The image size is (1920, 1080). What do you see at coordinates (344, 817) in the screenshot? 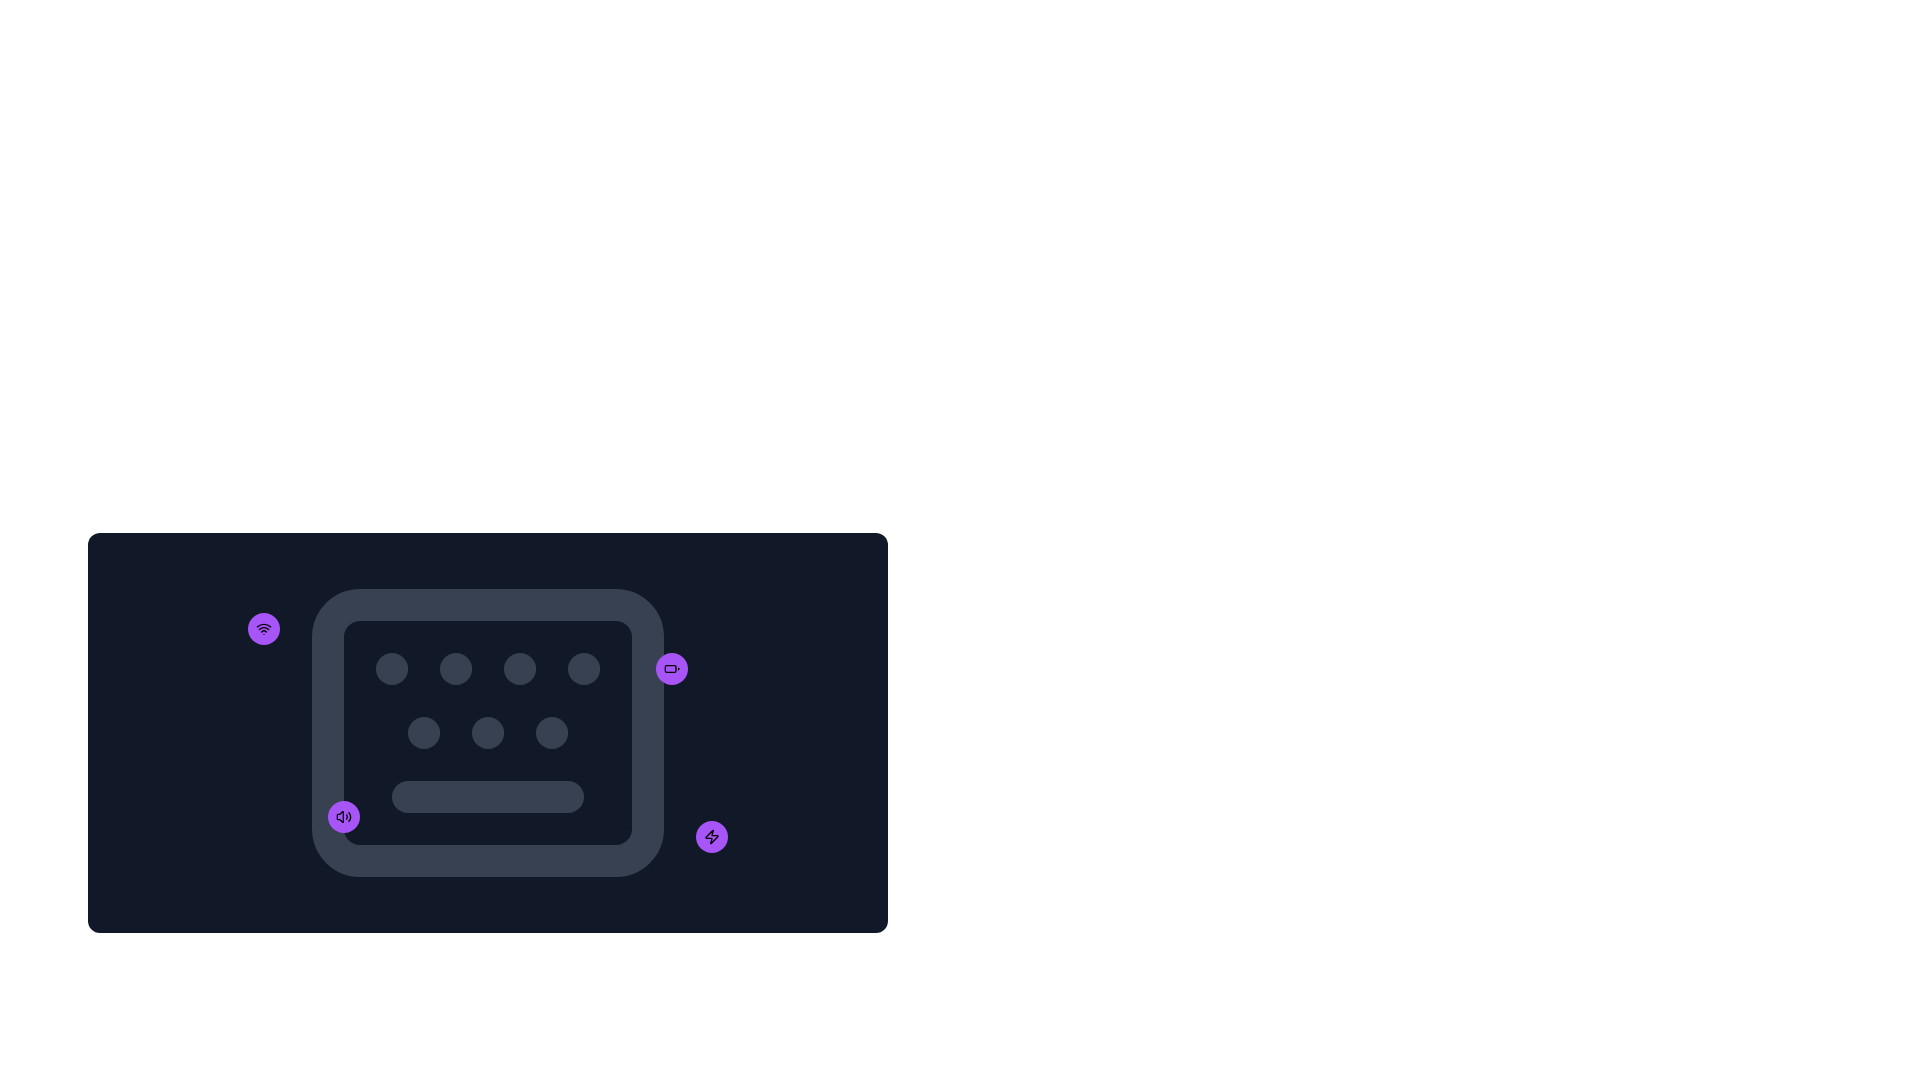
I see `the leftmost circular button in the dark rectangular panel` at bounding box center [344, 817].